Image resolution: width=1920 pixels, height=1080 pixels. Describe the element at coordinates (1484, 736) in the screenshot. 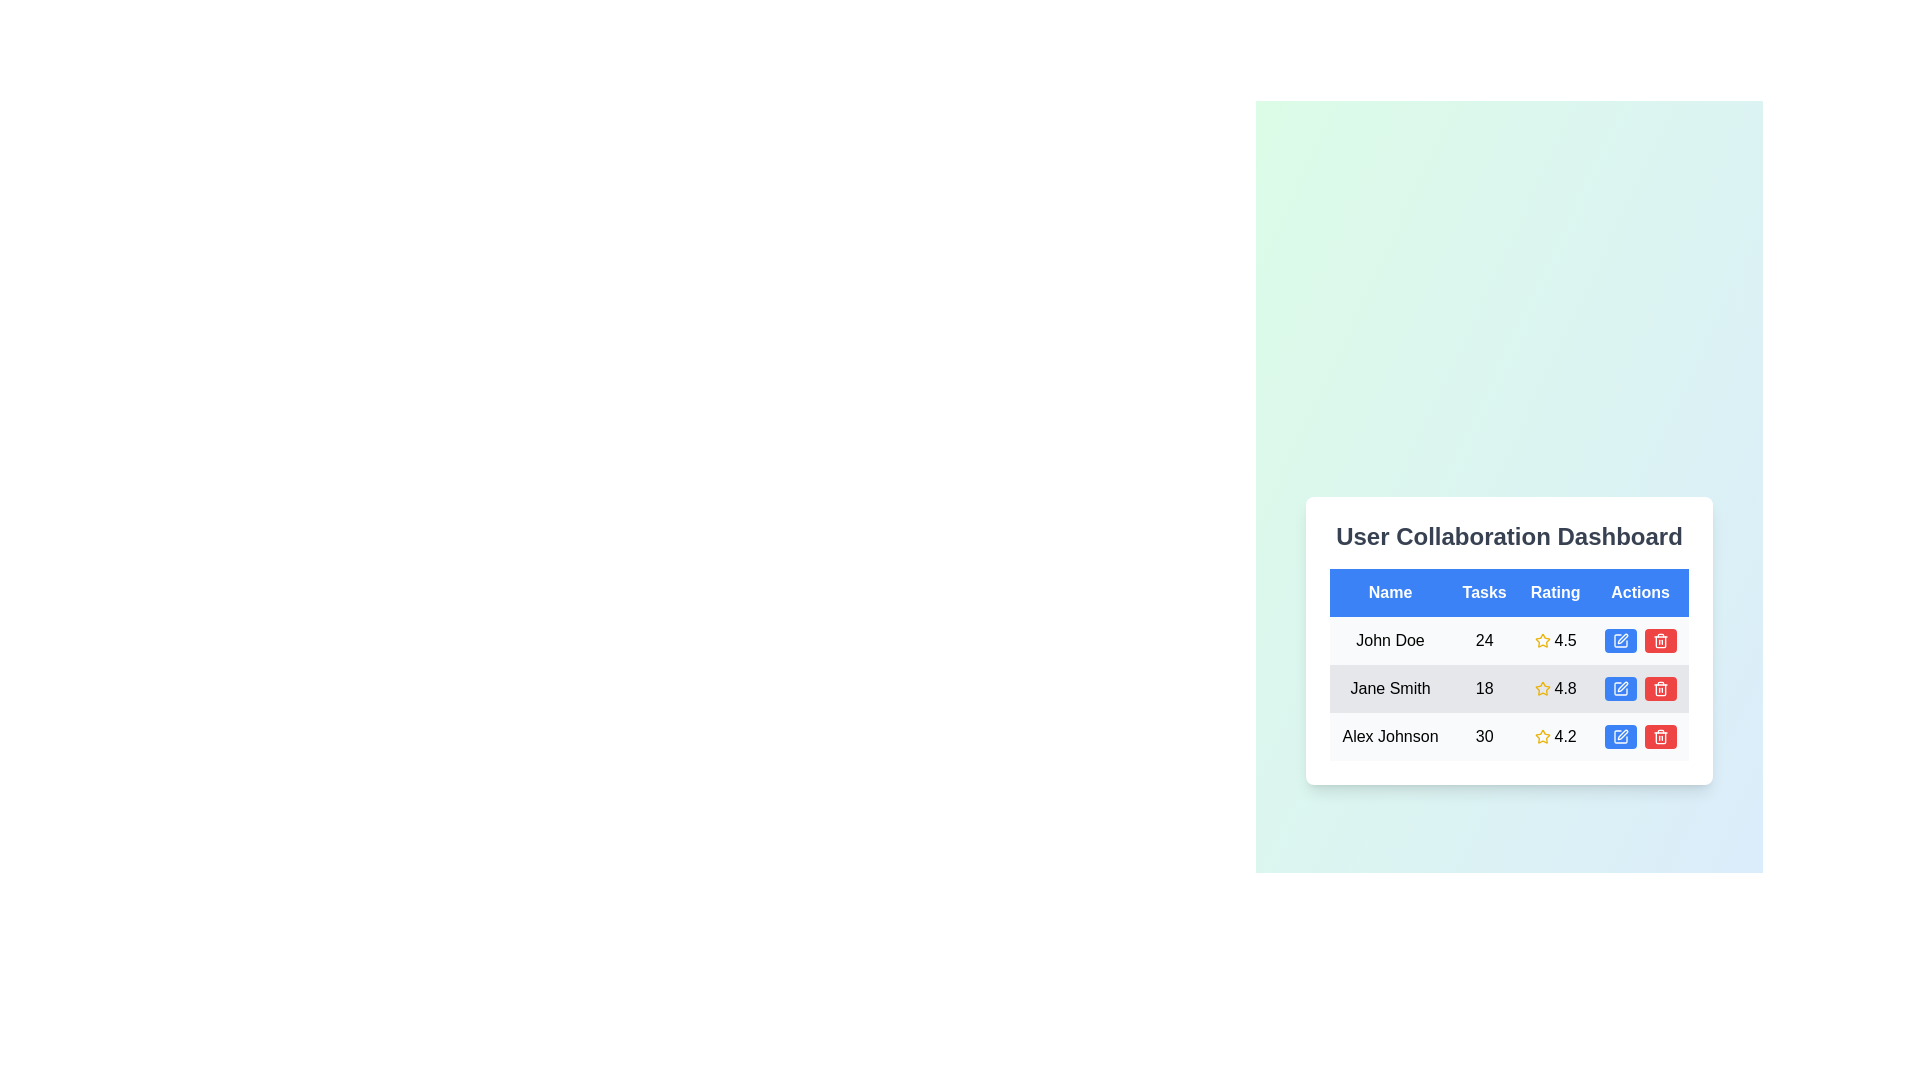

I see `the text cell displaying the number of tasks associated with the user 'Alex Johnson', located in the 'Tasks' column of the table` at that location.